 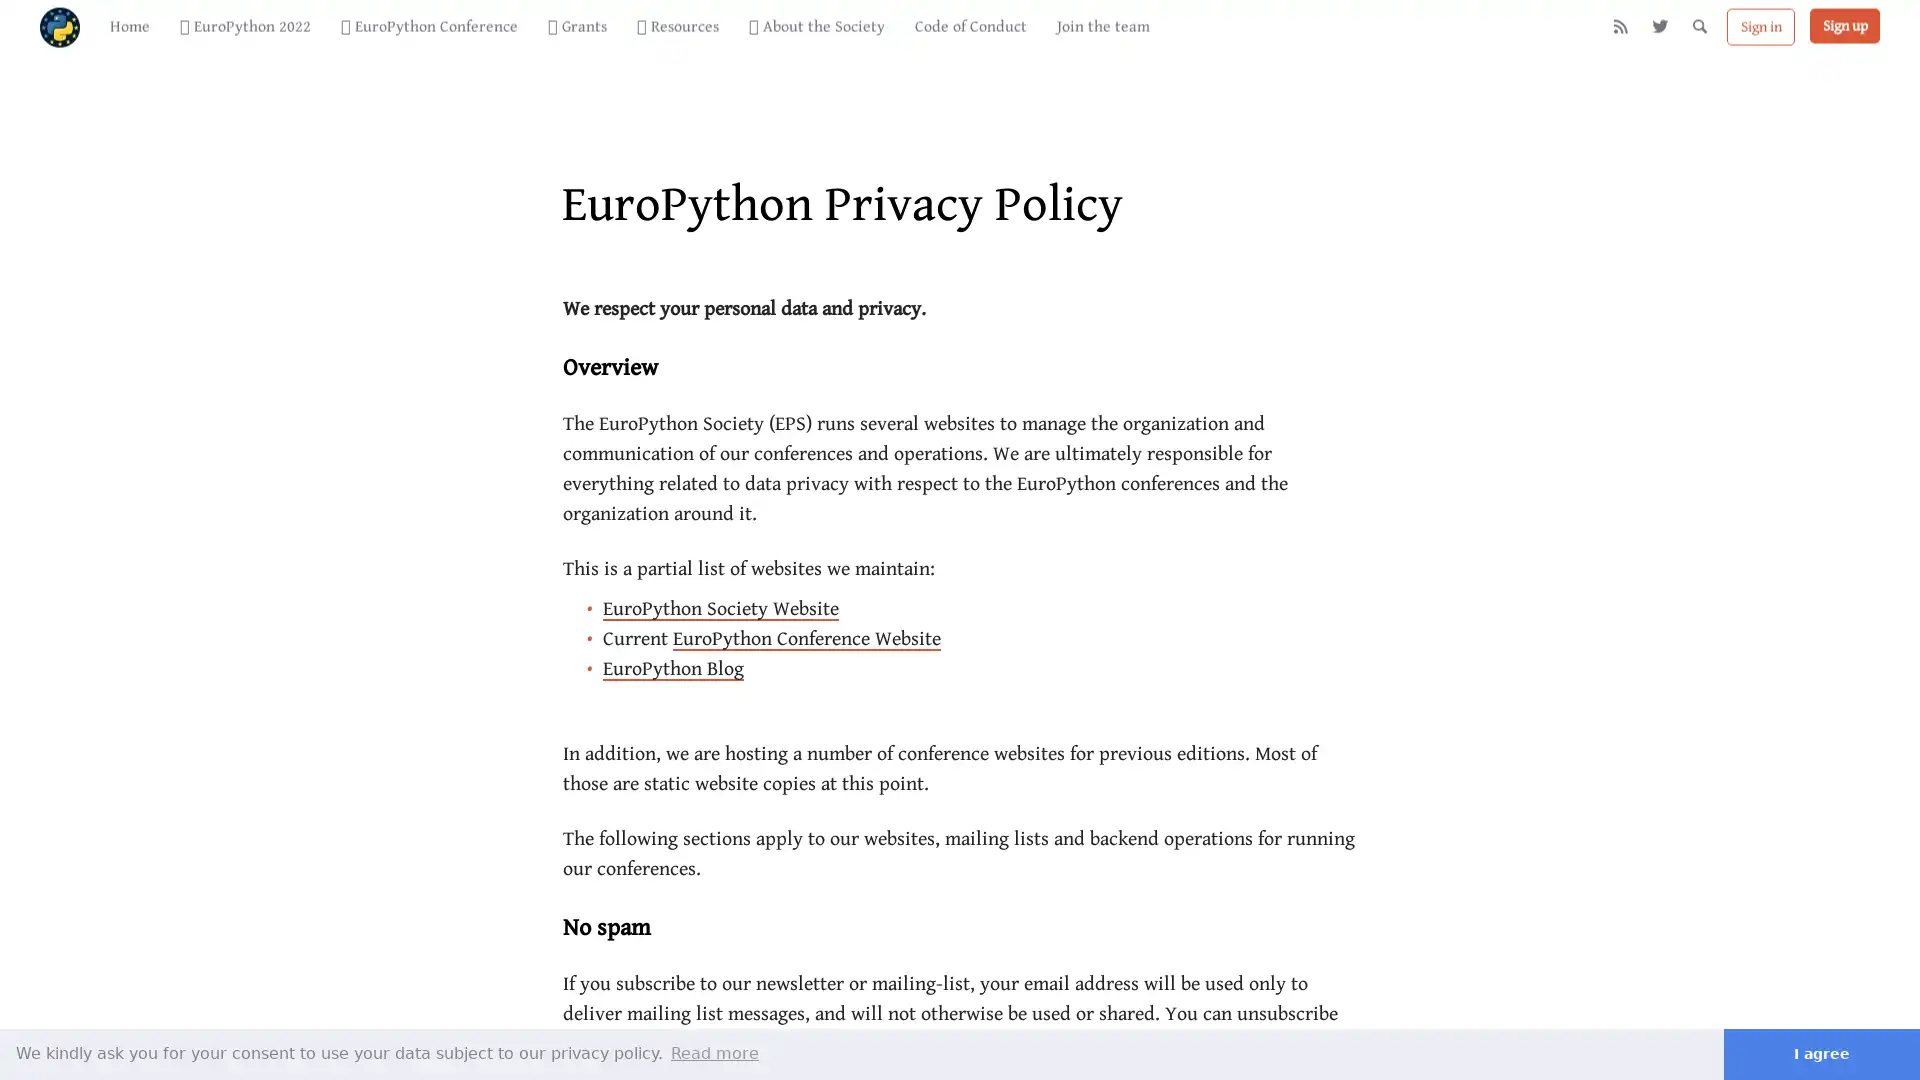 I want to click on Sign in, so click(x=1761, y=39).